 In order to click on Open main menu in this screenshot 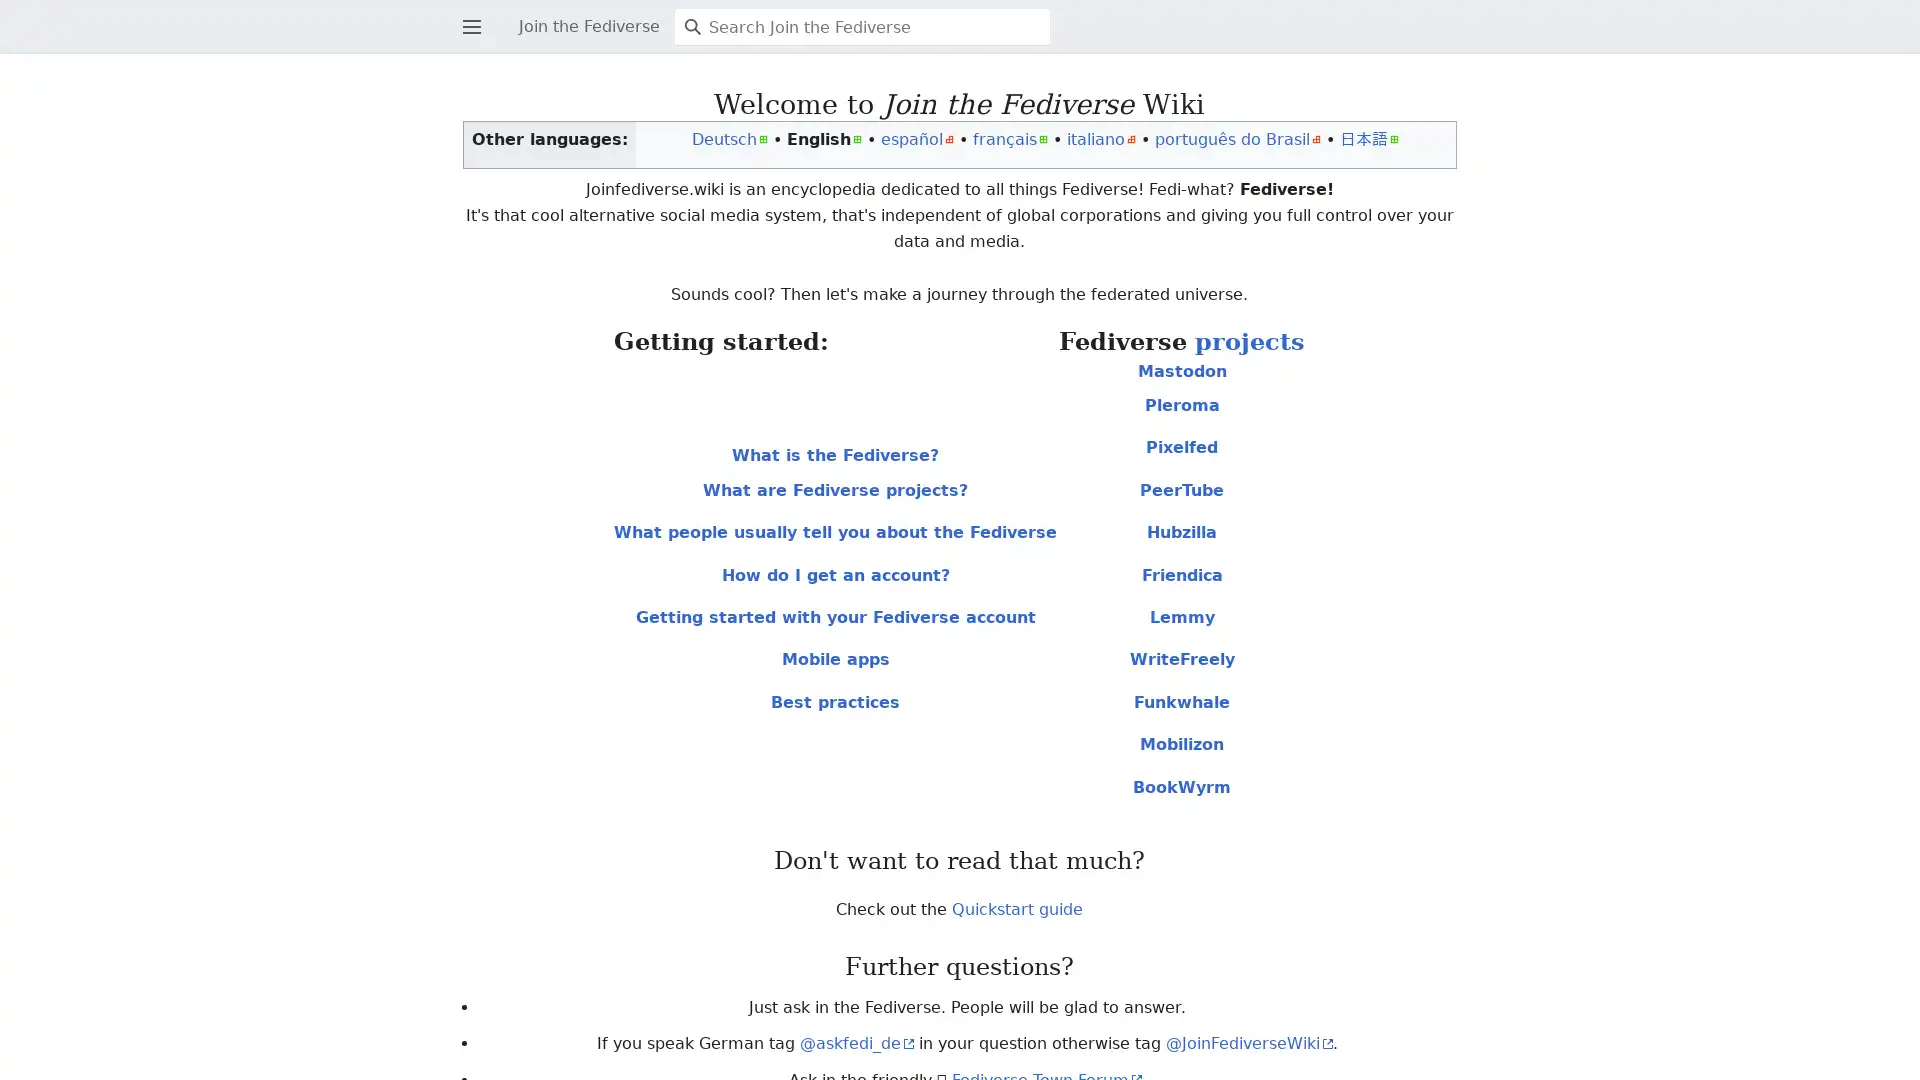, I will do `click(467, 11)`.